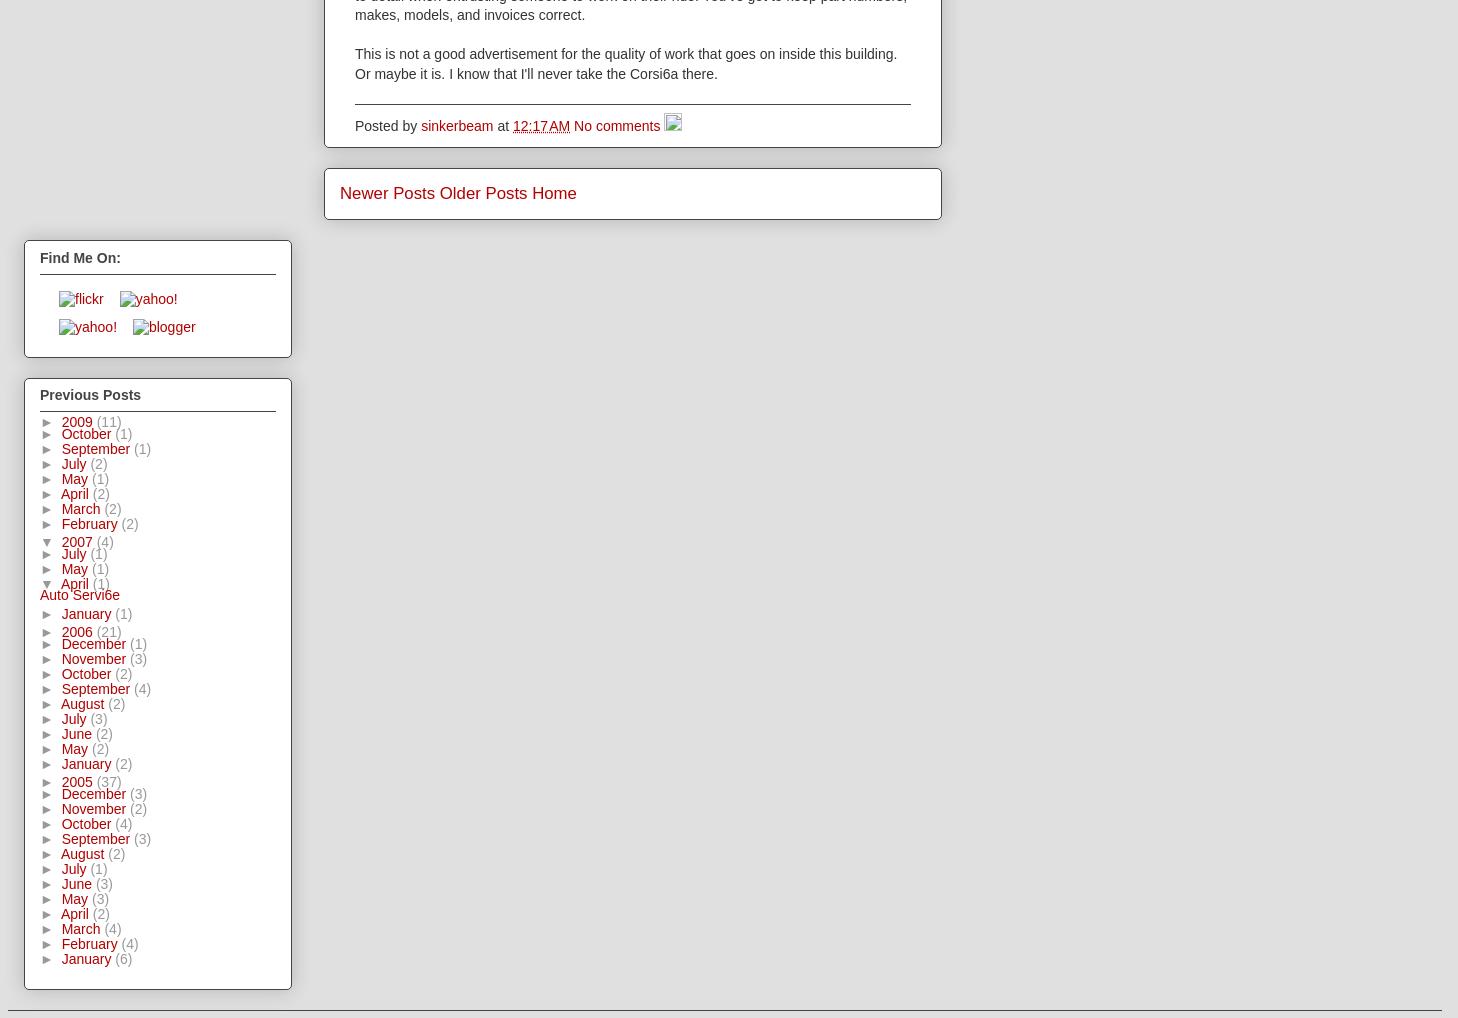 The width and height of the screenshot is (1458, 1018). Describe the element at coordinates (619, 125) in the screenshot. I see `'No comments'` at that location.